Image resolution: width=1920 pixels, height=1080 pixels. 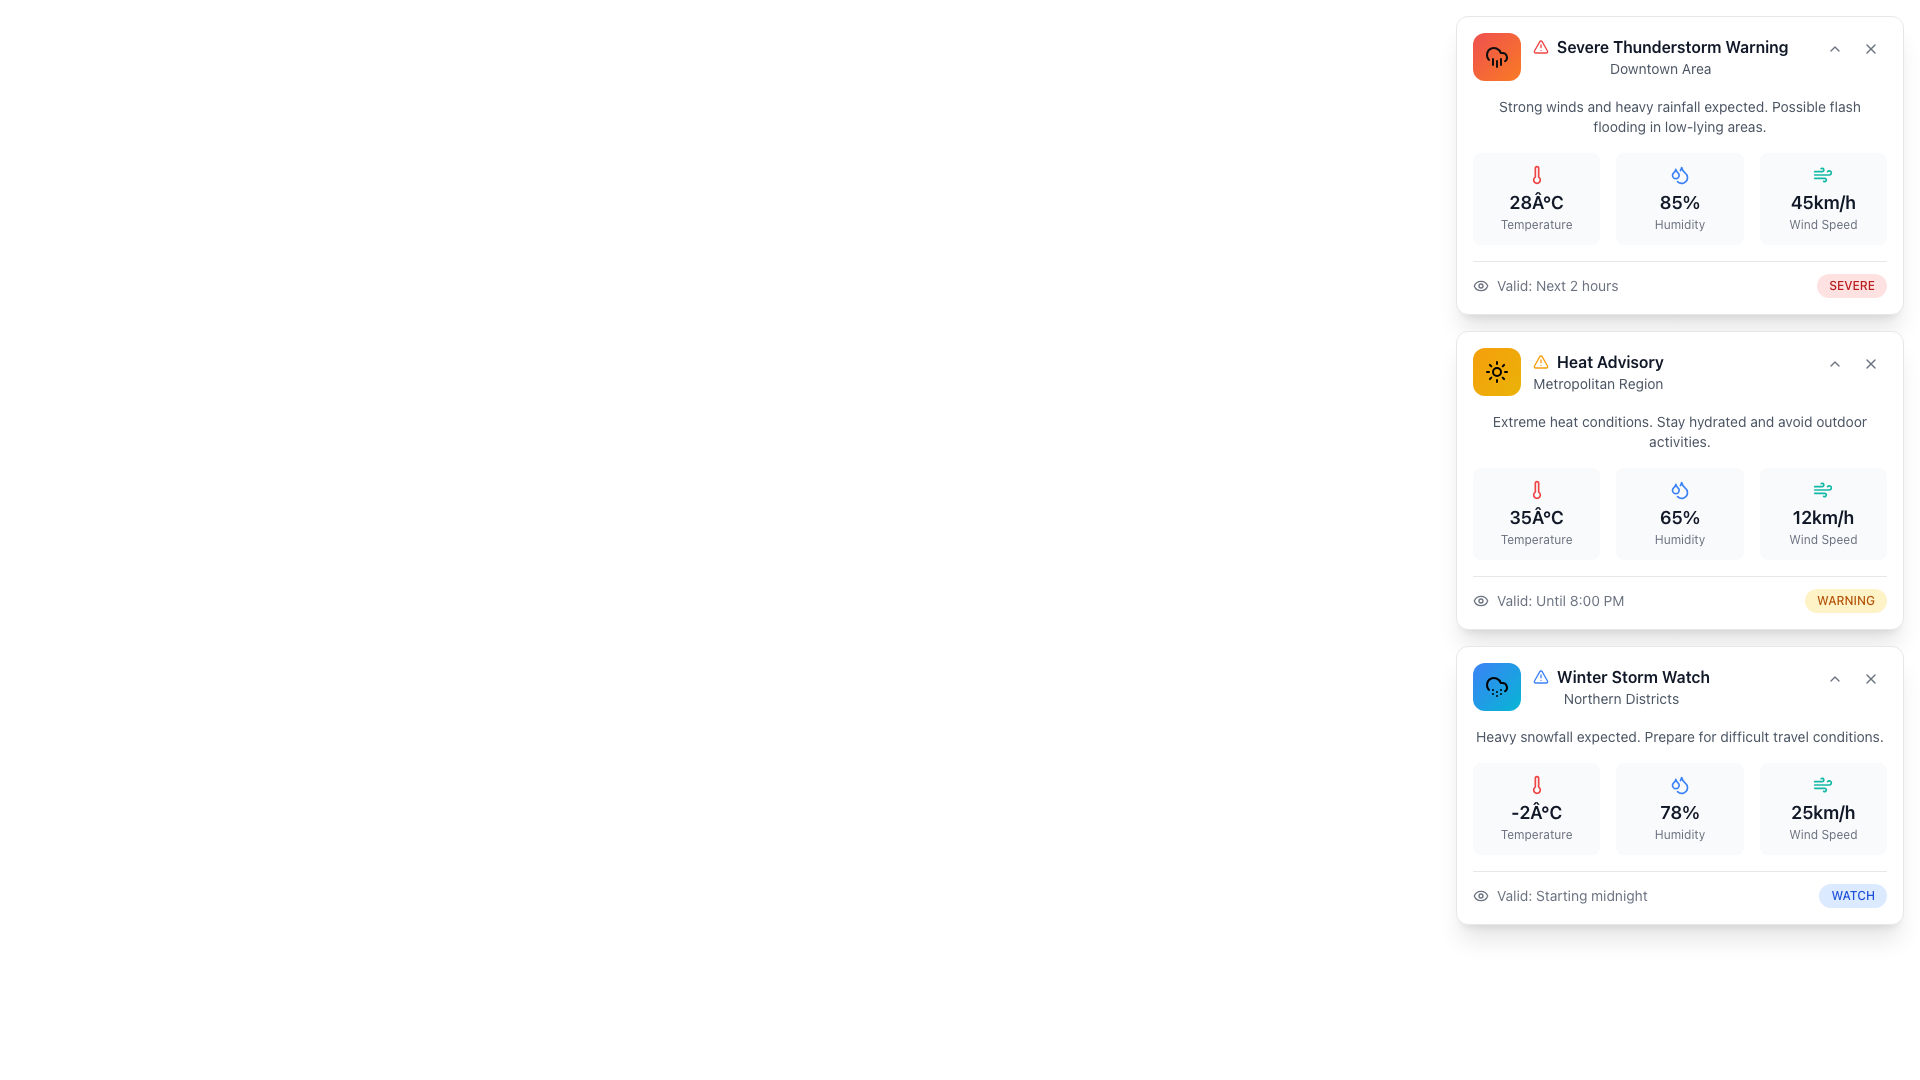 I want to click on the 'Heat Advisory' title with an icon representation, which indicates a specific weather alert and is located at the top of the middle weather advisory card, so click(x=1597, y=362).